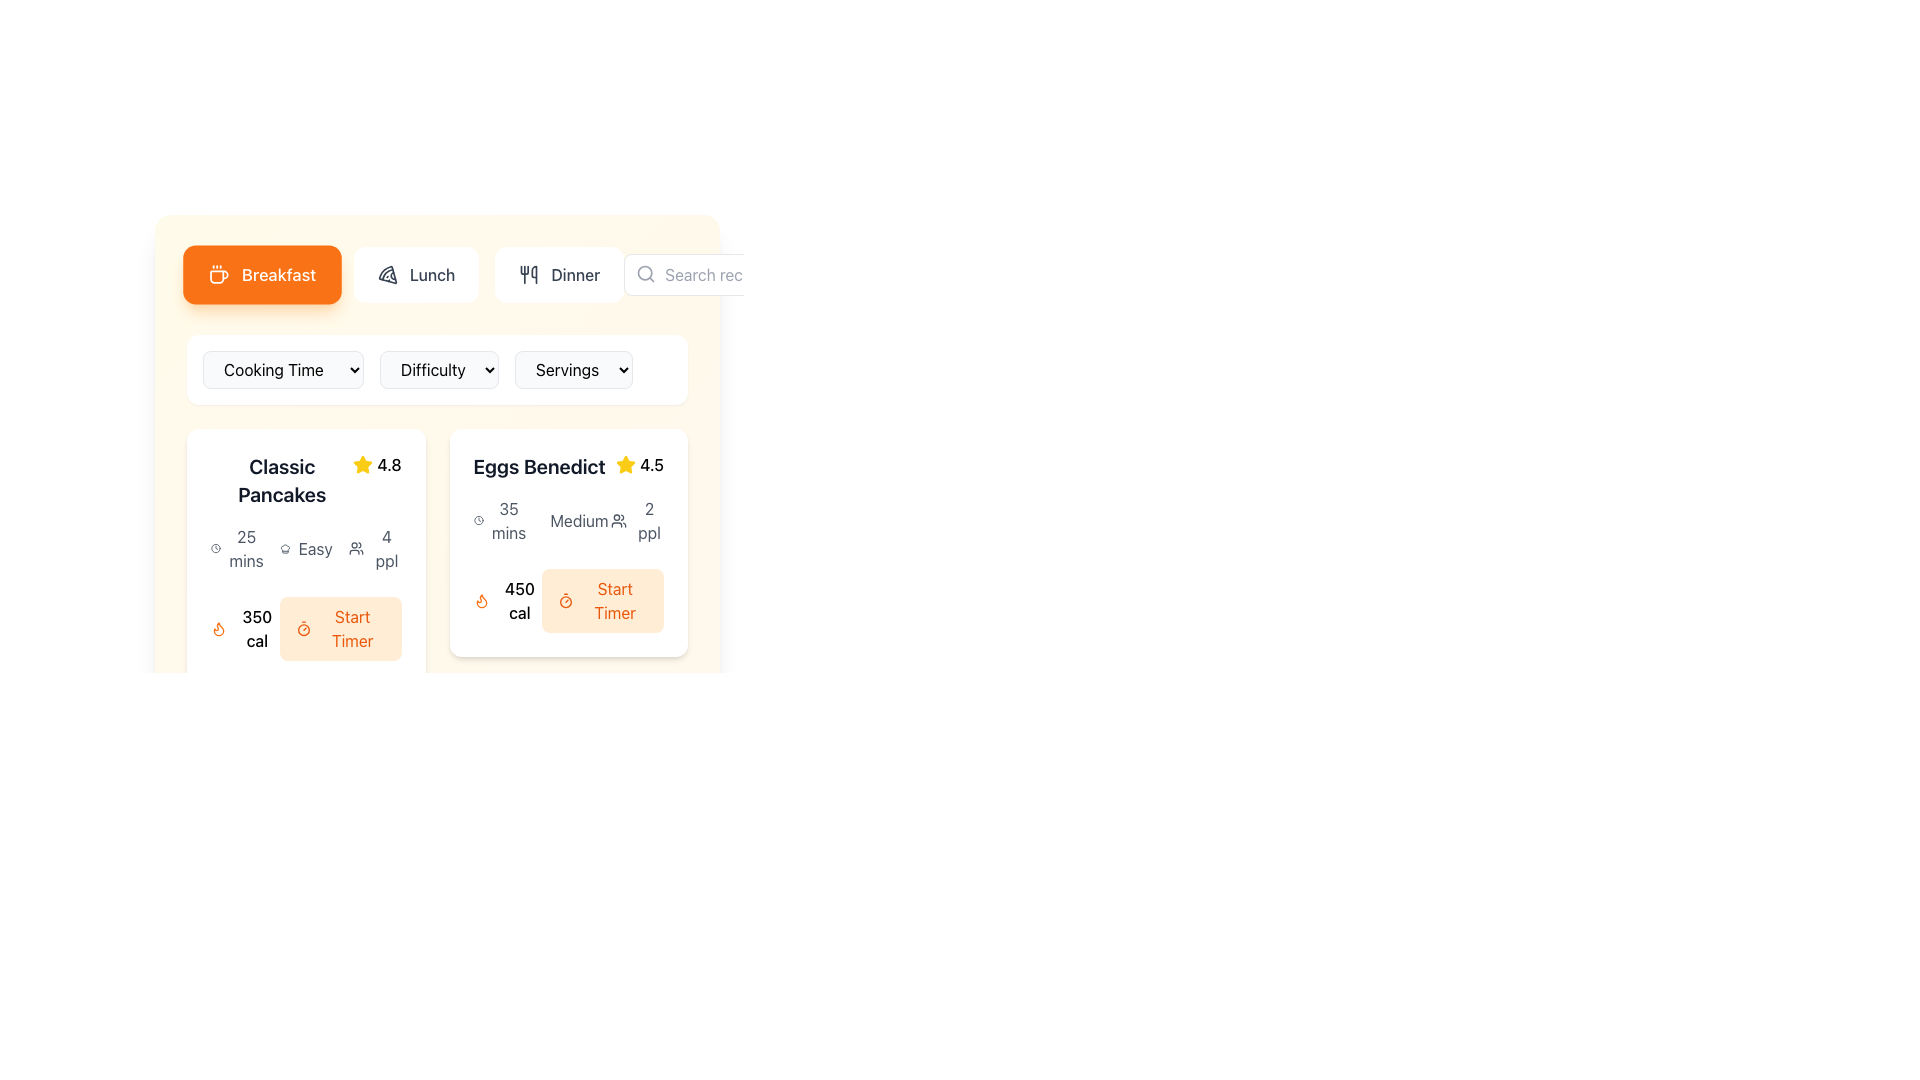  What do you see at coordinates (646, 273) in the screenshot?
I see `the search icon located inside the search bar, specifically to the left within the textbox, which indicates the search functionality` at bounding box center [646, 273].